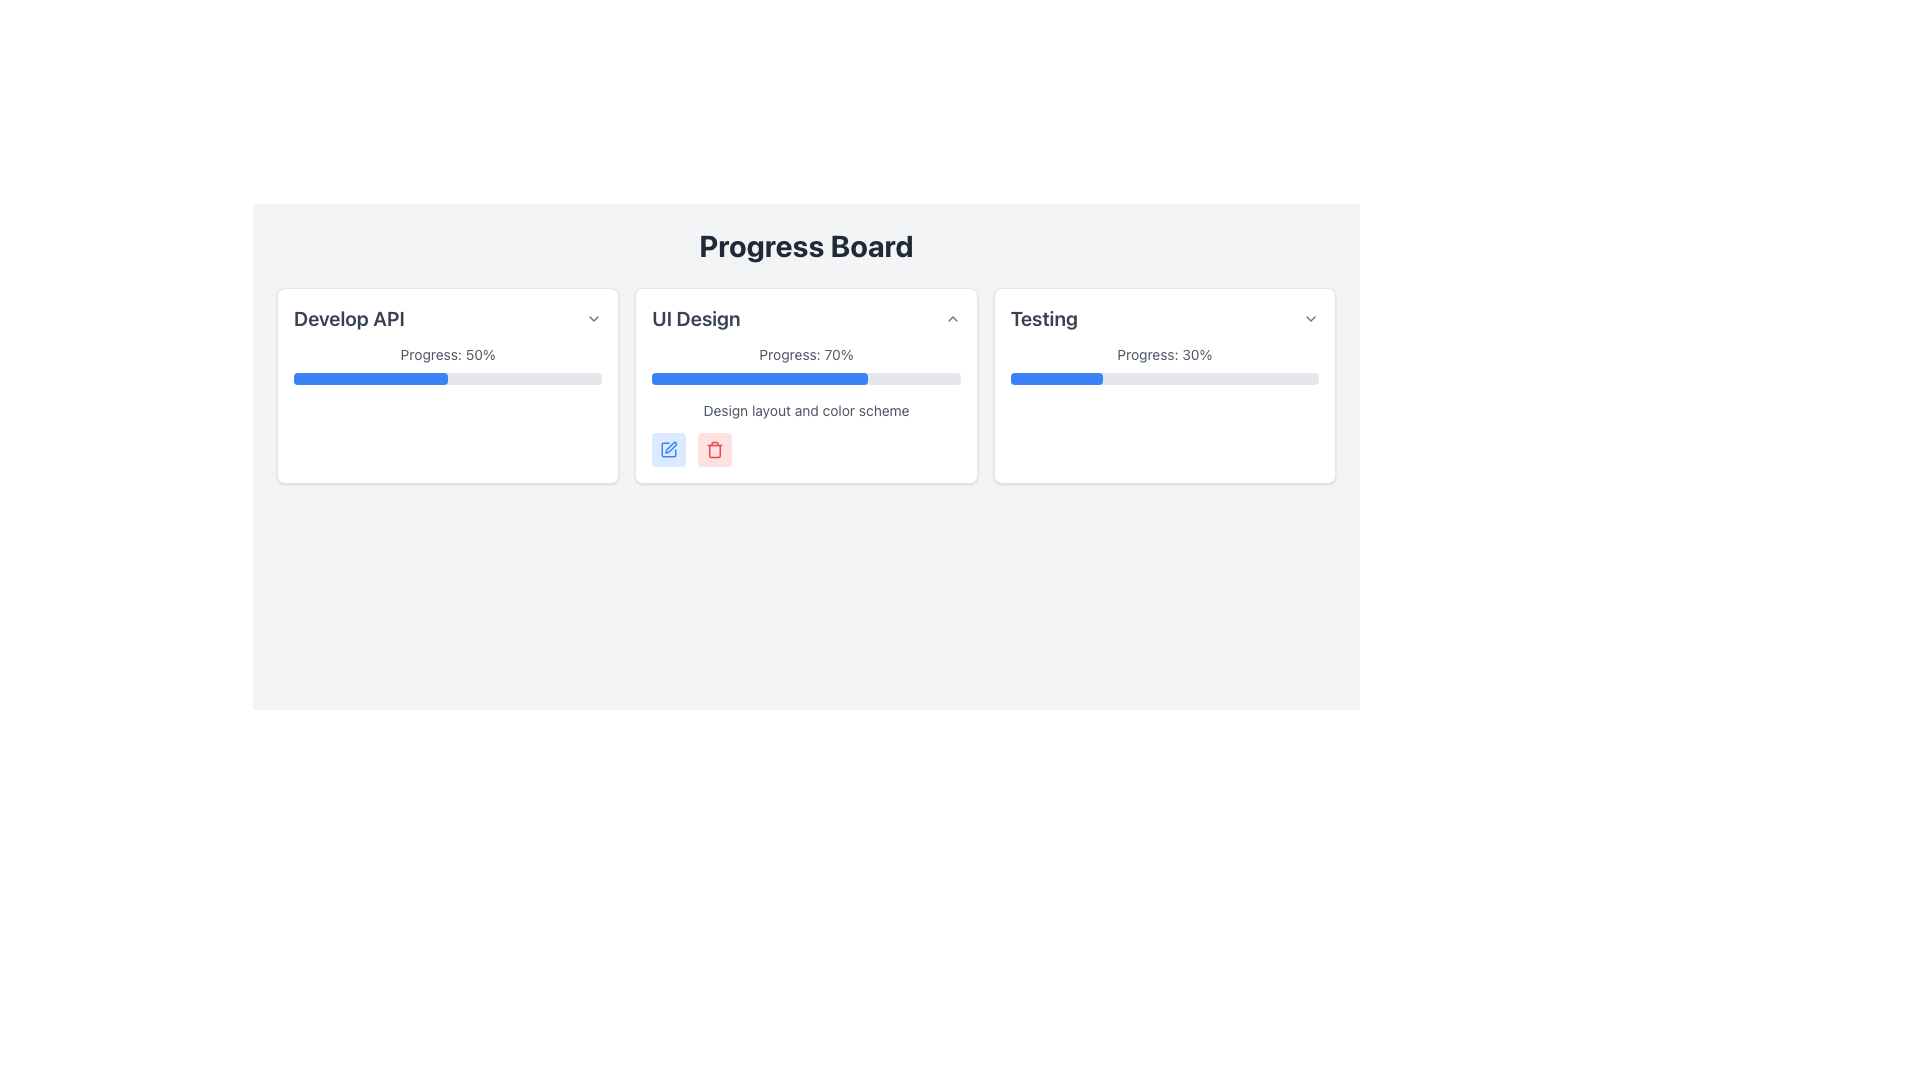 This screenshot has height=1080, width=1920. Describe the element at coordinates (806, 410) in the screenshot. I see `the text element that says 'Design layout and color scheme', which is styled with a small font size and gray color, located within the card with the heading 'UI Design' at the center of the interface` at that location.